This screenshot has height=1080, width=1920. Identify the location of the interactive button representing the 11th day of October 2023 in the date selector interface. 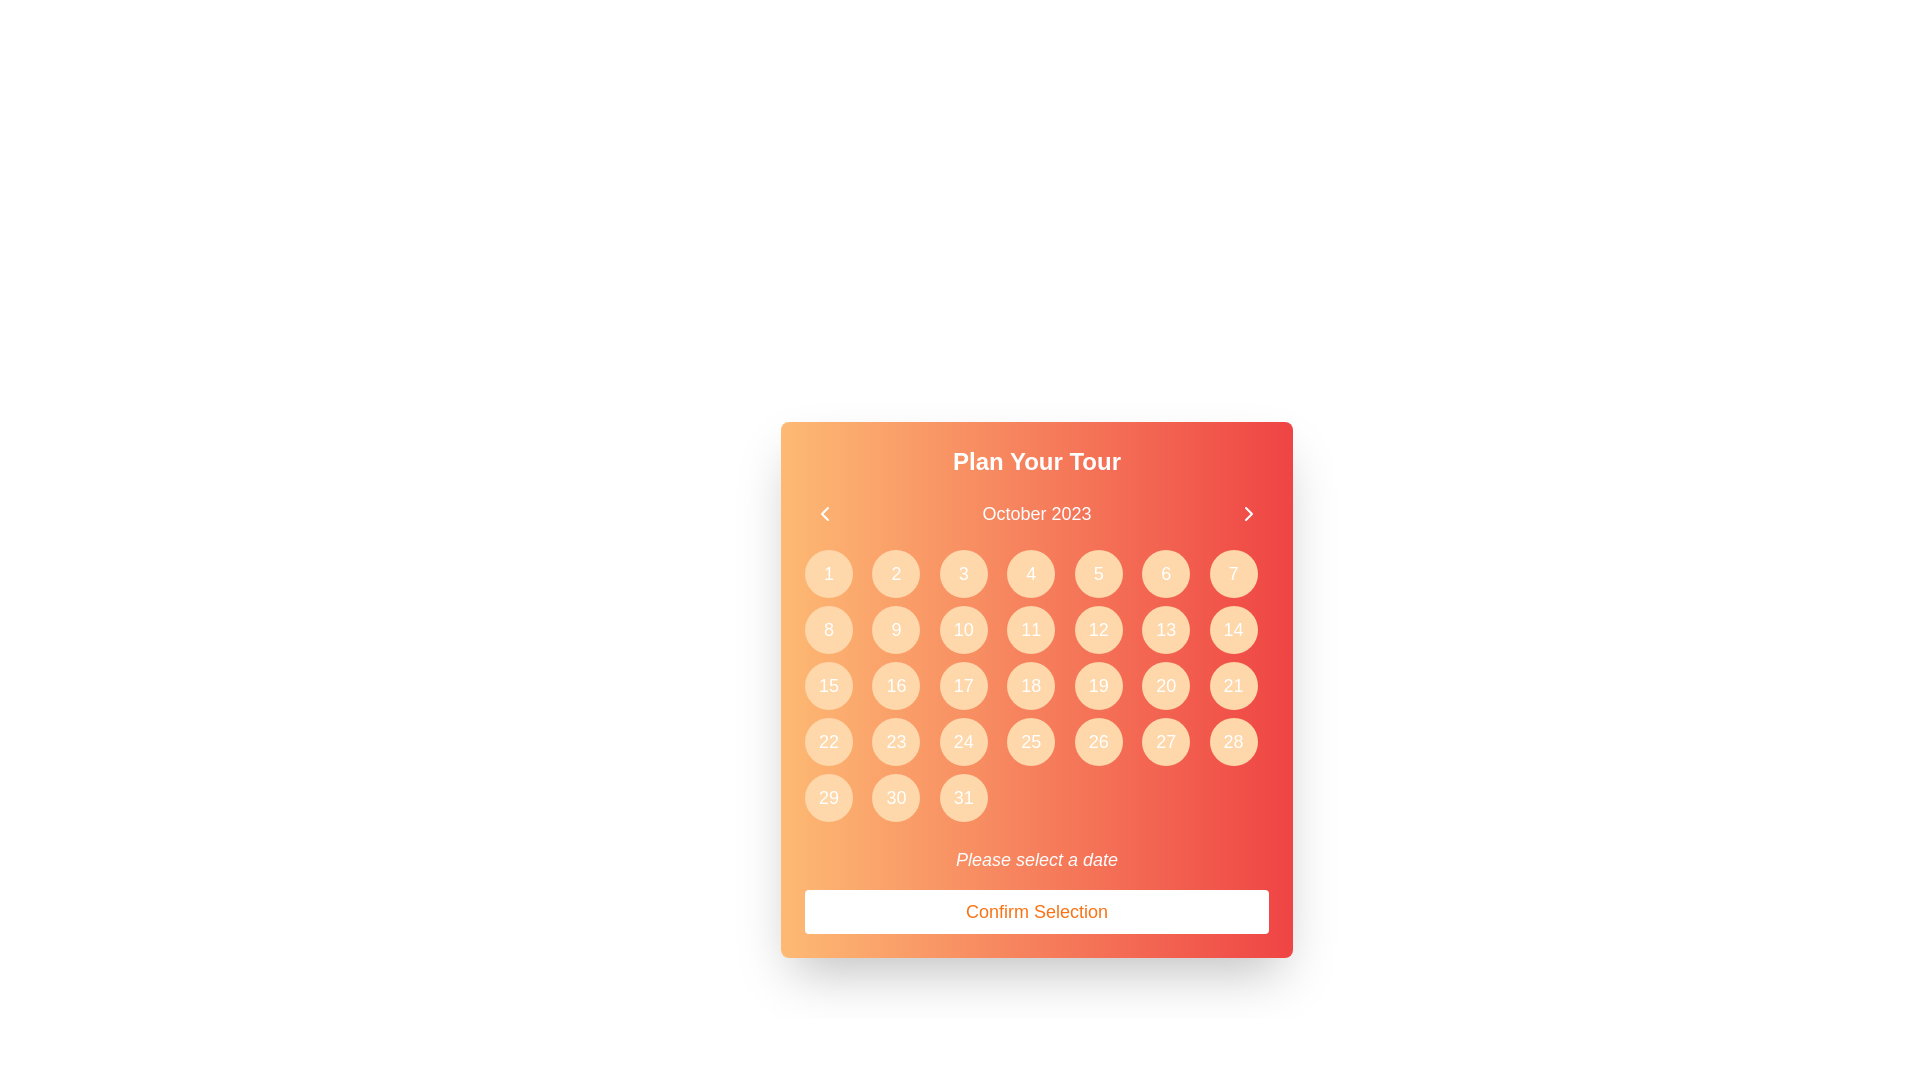
(1031, 628).